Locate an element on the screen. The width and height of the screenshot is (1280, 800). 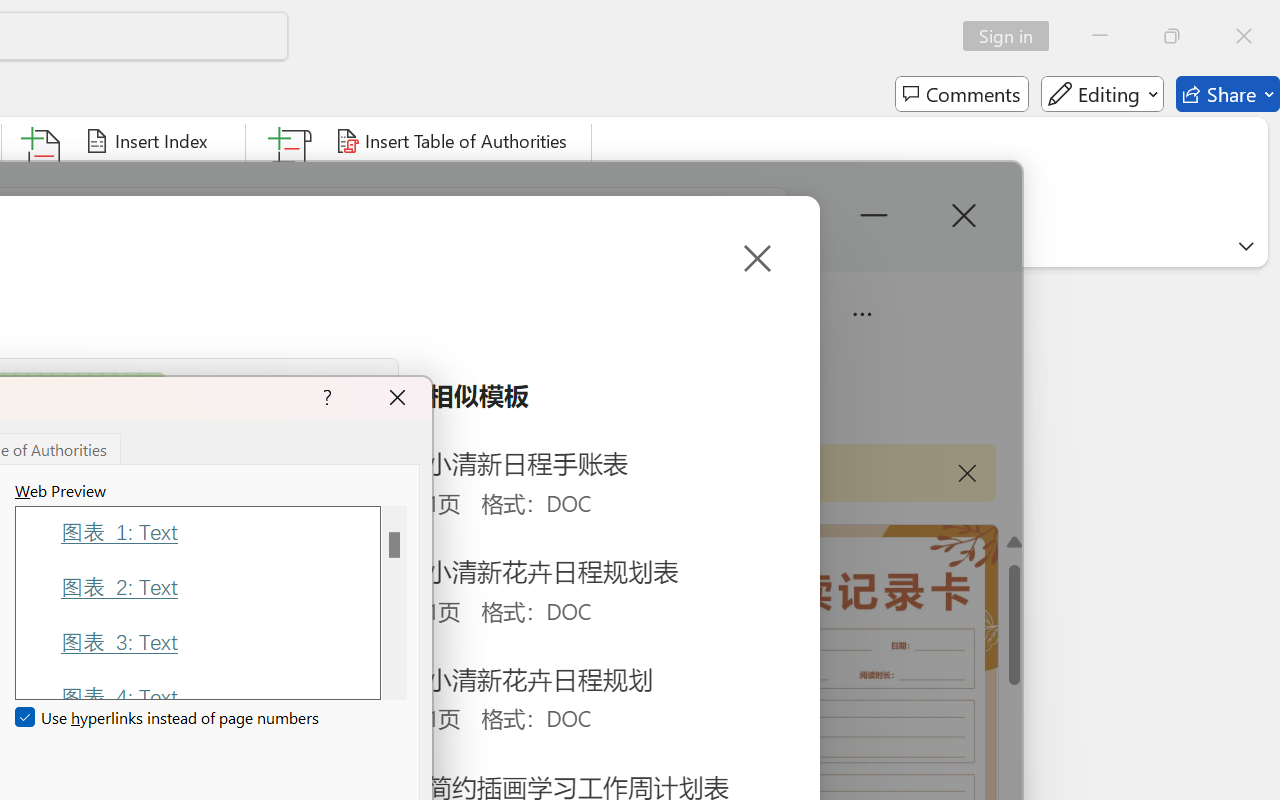
'Insert Index...' is located at coordinates (148, 141).